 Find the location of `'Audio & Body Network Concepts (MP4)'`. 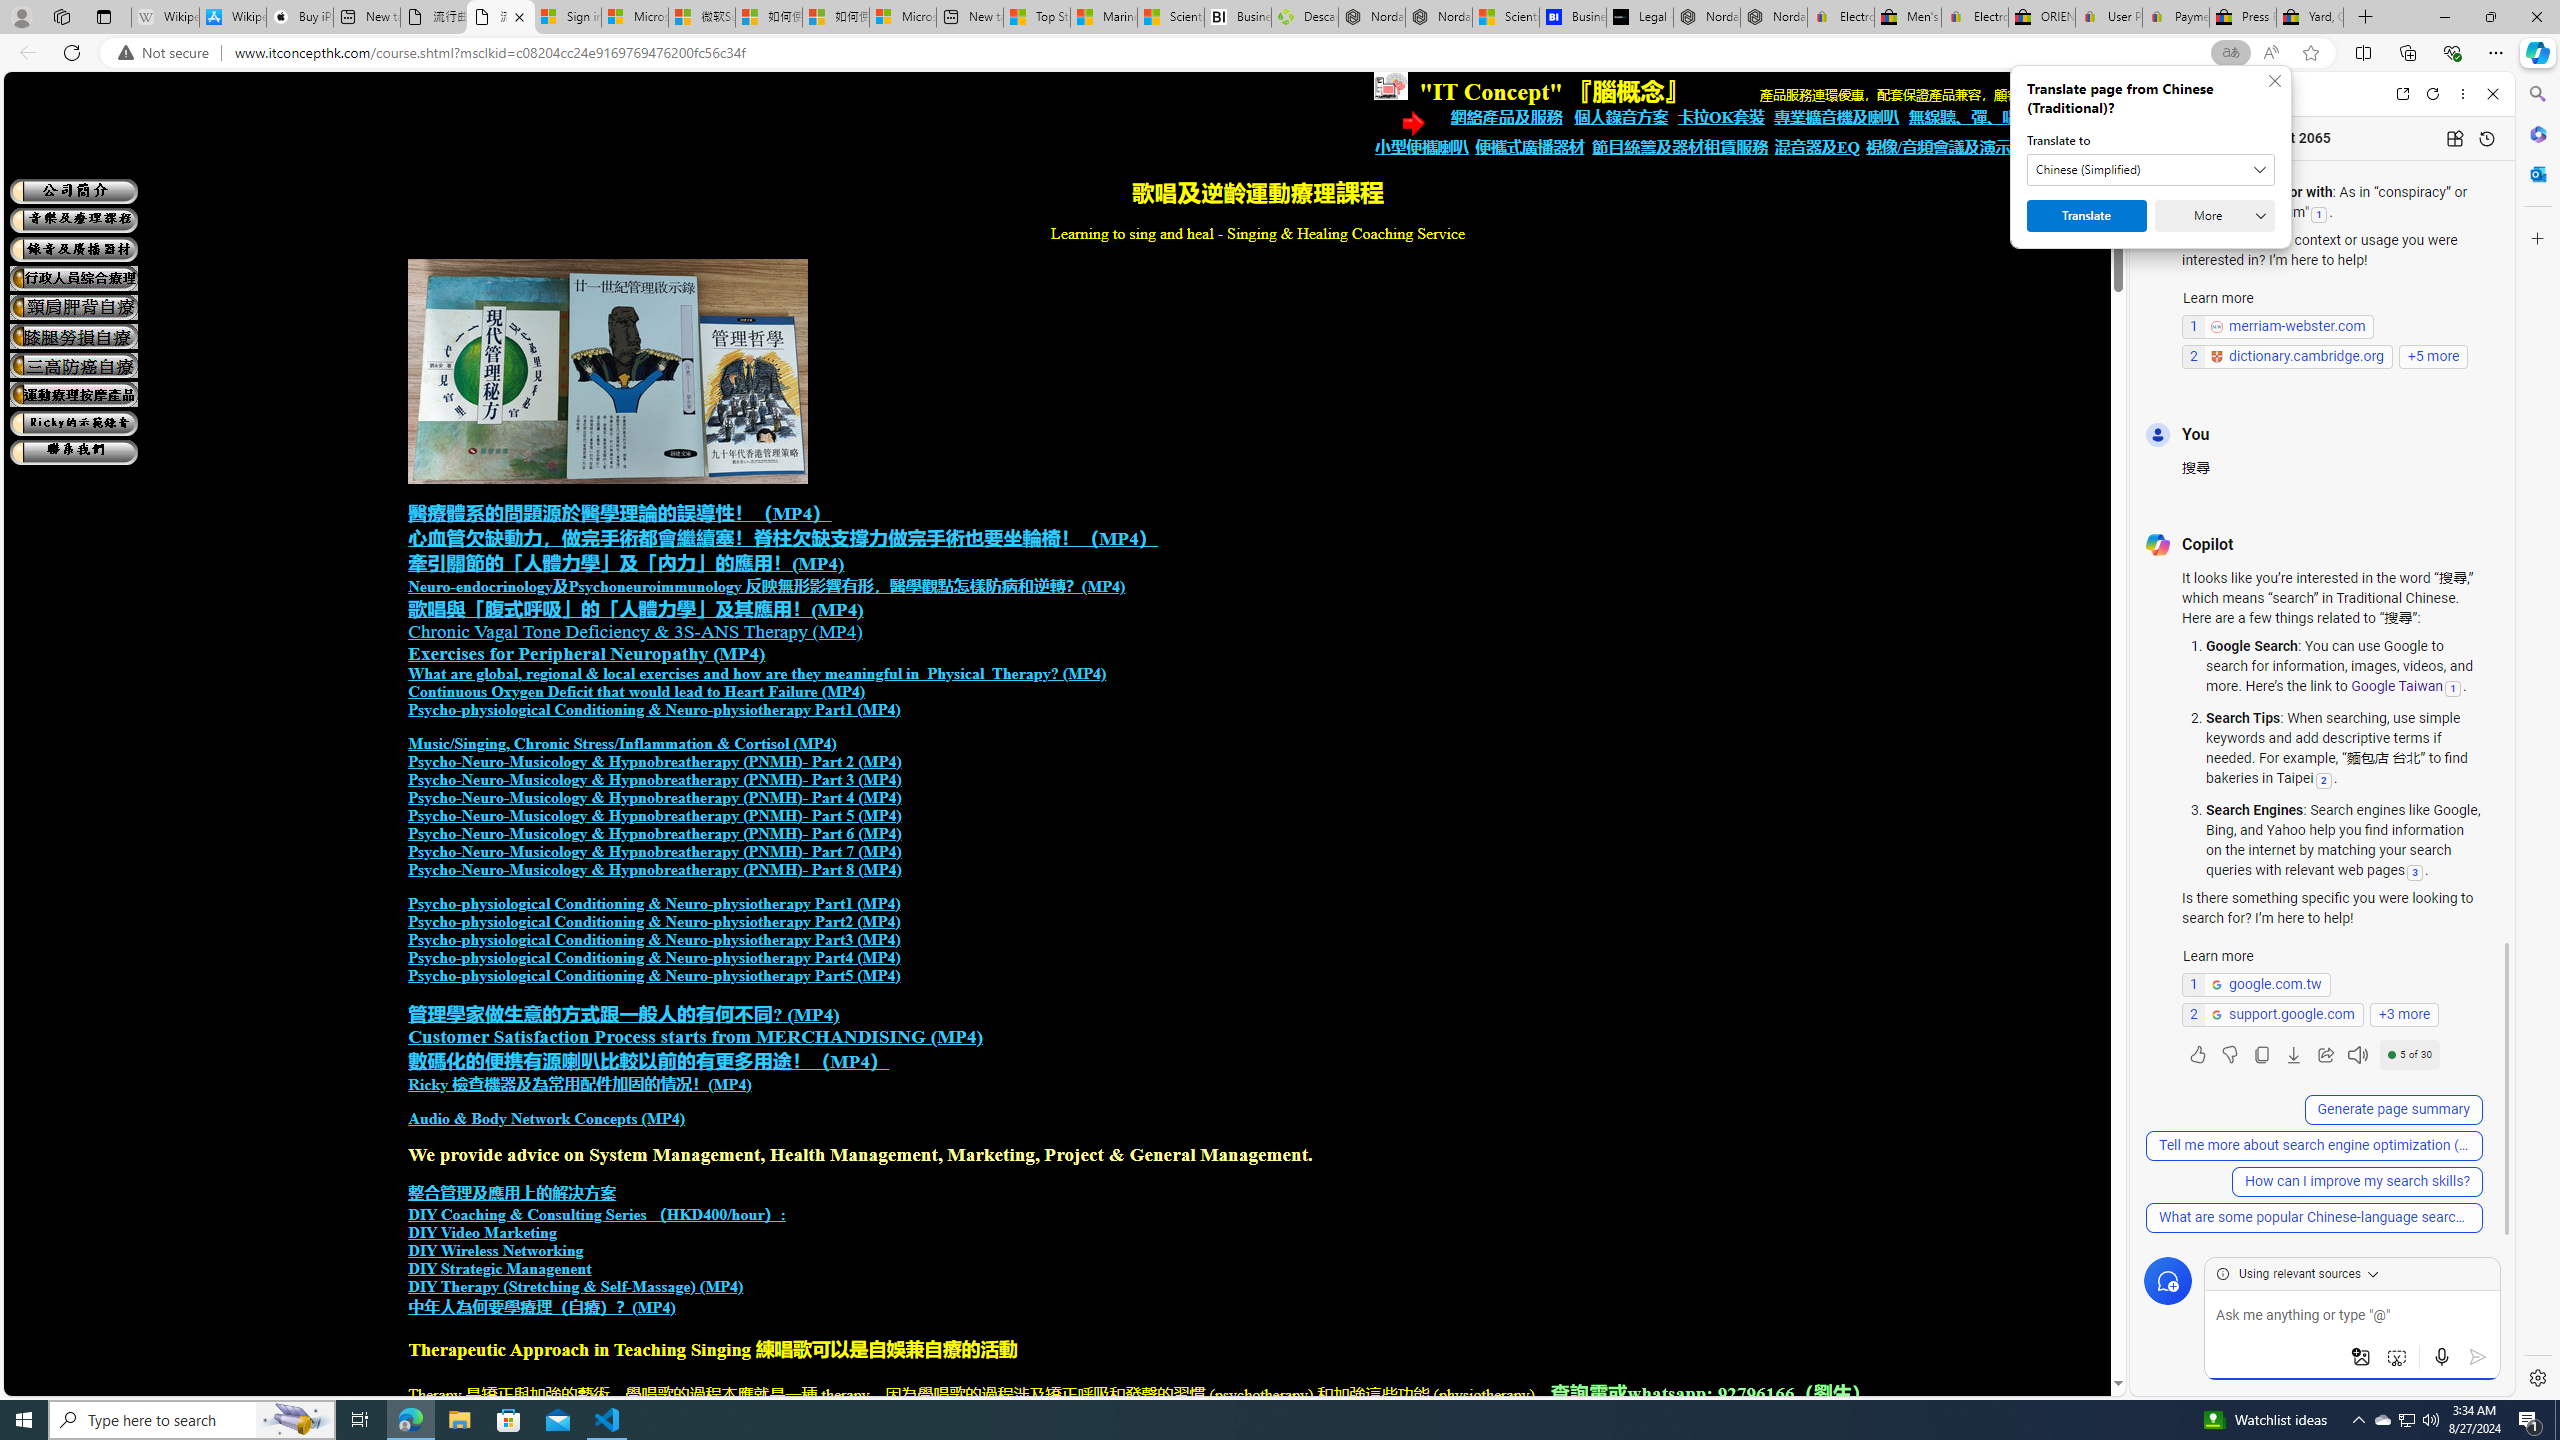

'Audio & Body Network Concepts (MP4)' is located at coordinates (546, 1118).